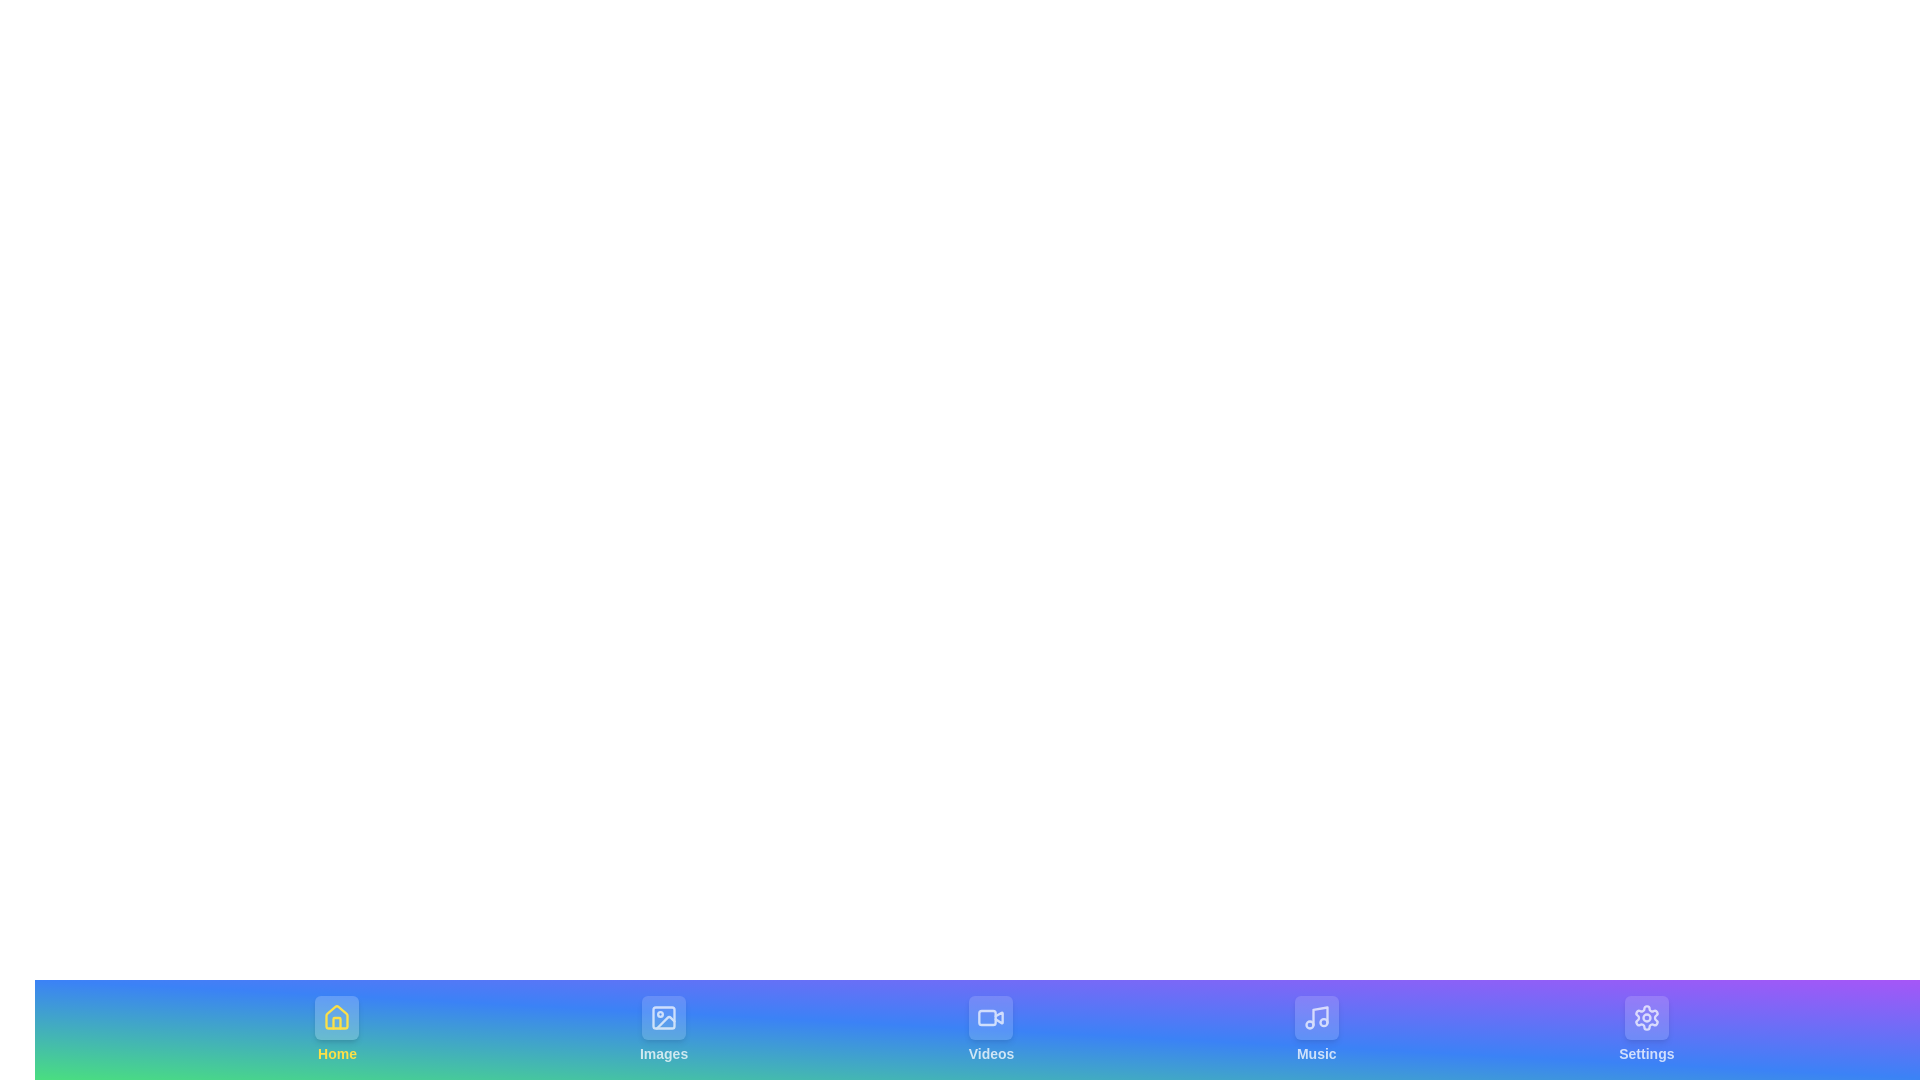  Describe the element at coordinates (1646, 1029) in the screenshot. I see `the tab labeled Settings by clicking on its center` at that location.